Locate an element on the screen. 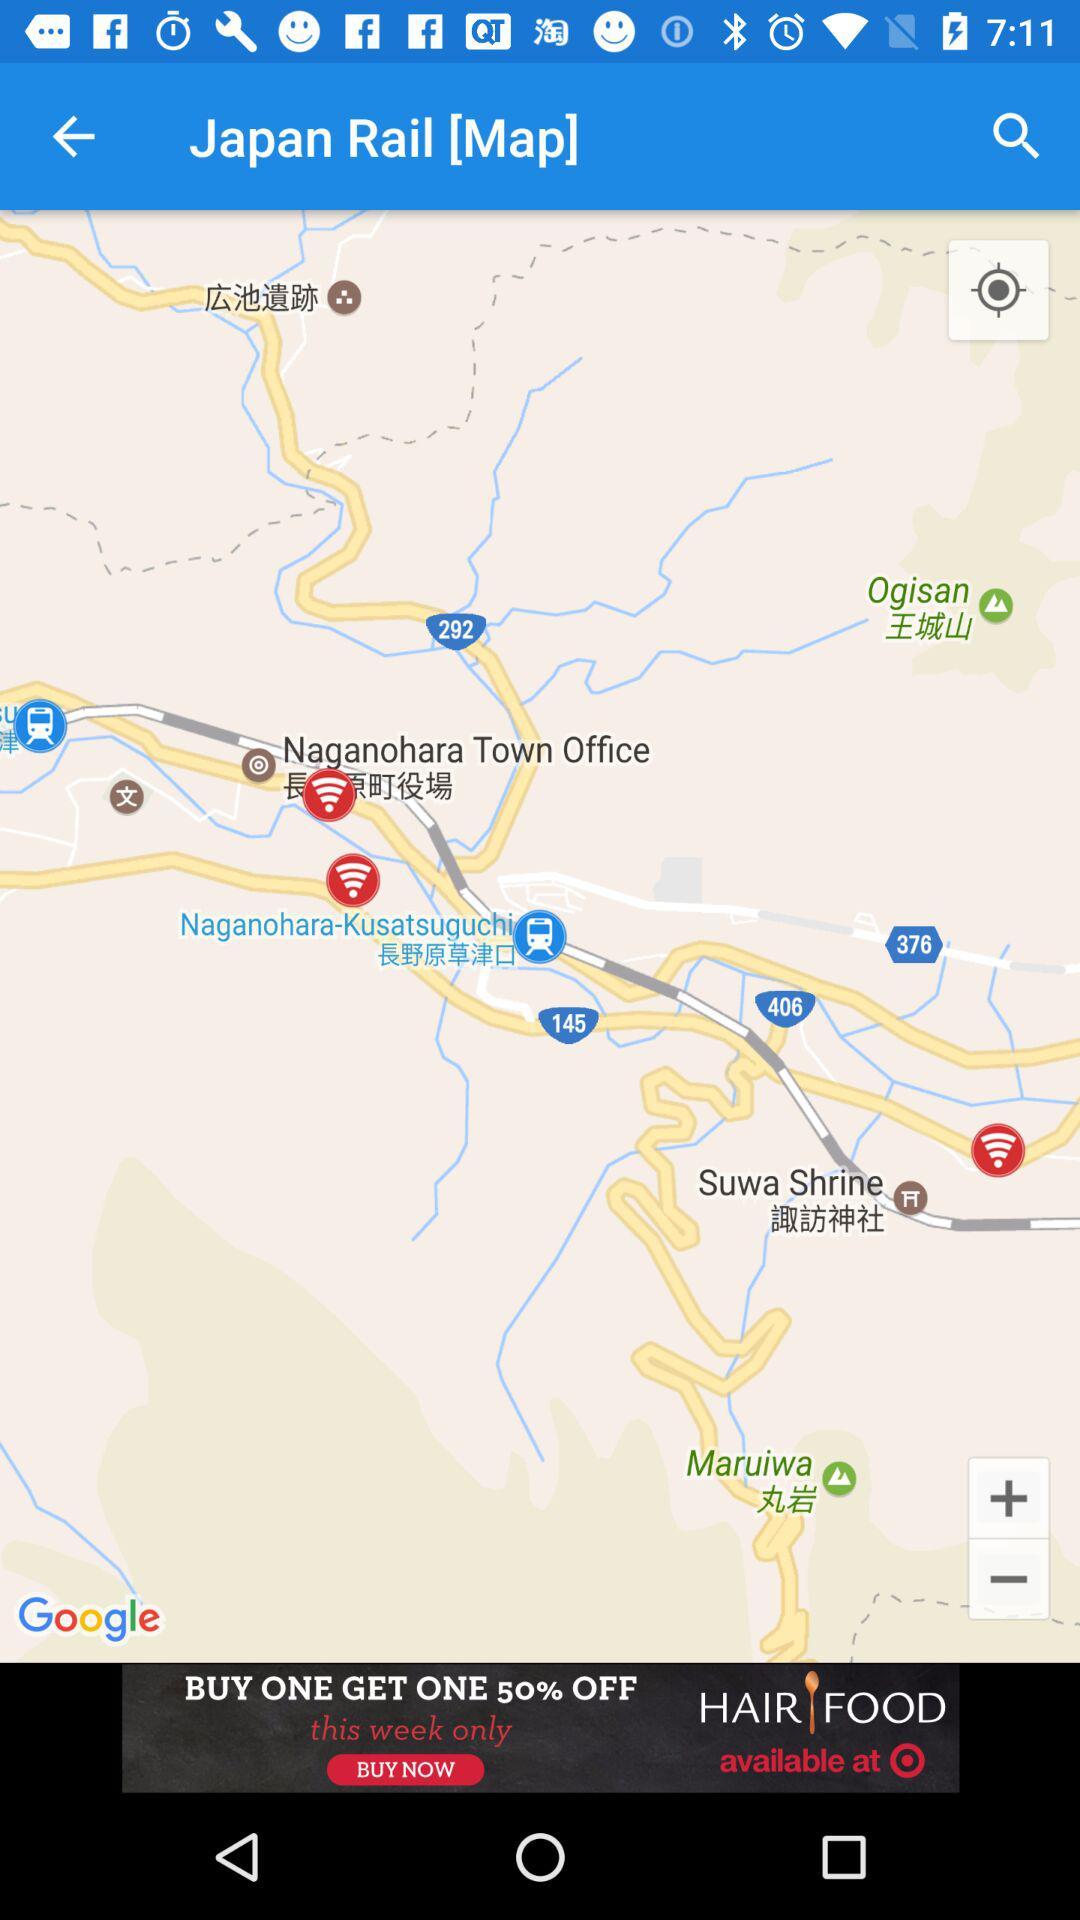 Image resolution: width=1080 pixels, height=1920 pixels. zoom in is located at coordinates (1008, 1497).